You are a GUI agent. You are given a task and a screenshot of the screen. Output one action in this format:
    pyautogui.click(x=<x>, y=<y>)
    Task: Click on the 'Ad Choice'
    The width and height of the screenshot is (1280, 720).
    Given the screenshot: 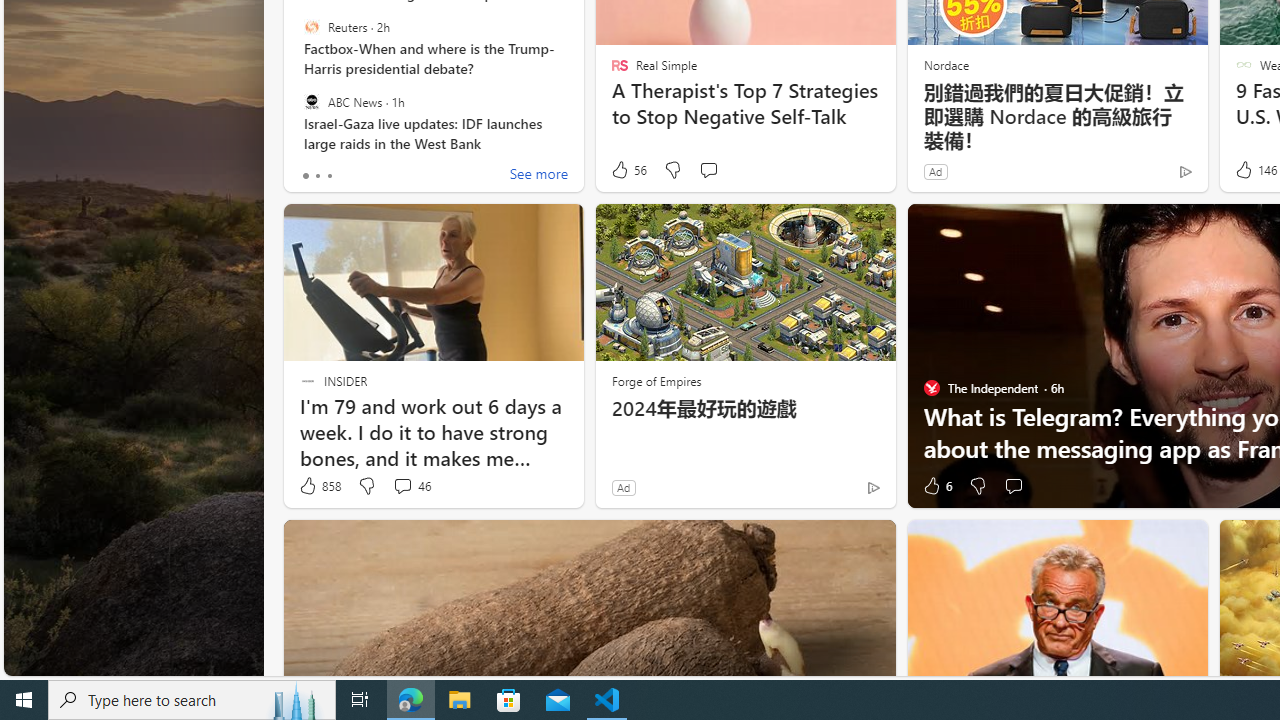 What is the action you would take?
    pyautogui.click(x=873, y=487)
    